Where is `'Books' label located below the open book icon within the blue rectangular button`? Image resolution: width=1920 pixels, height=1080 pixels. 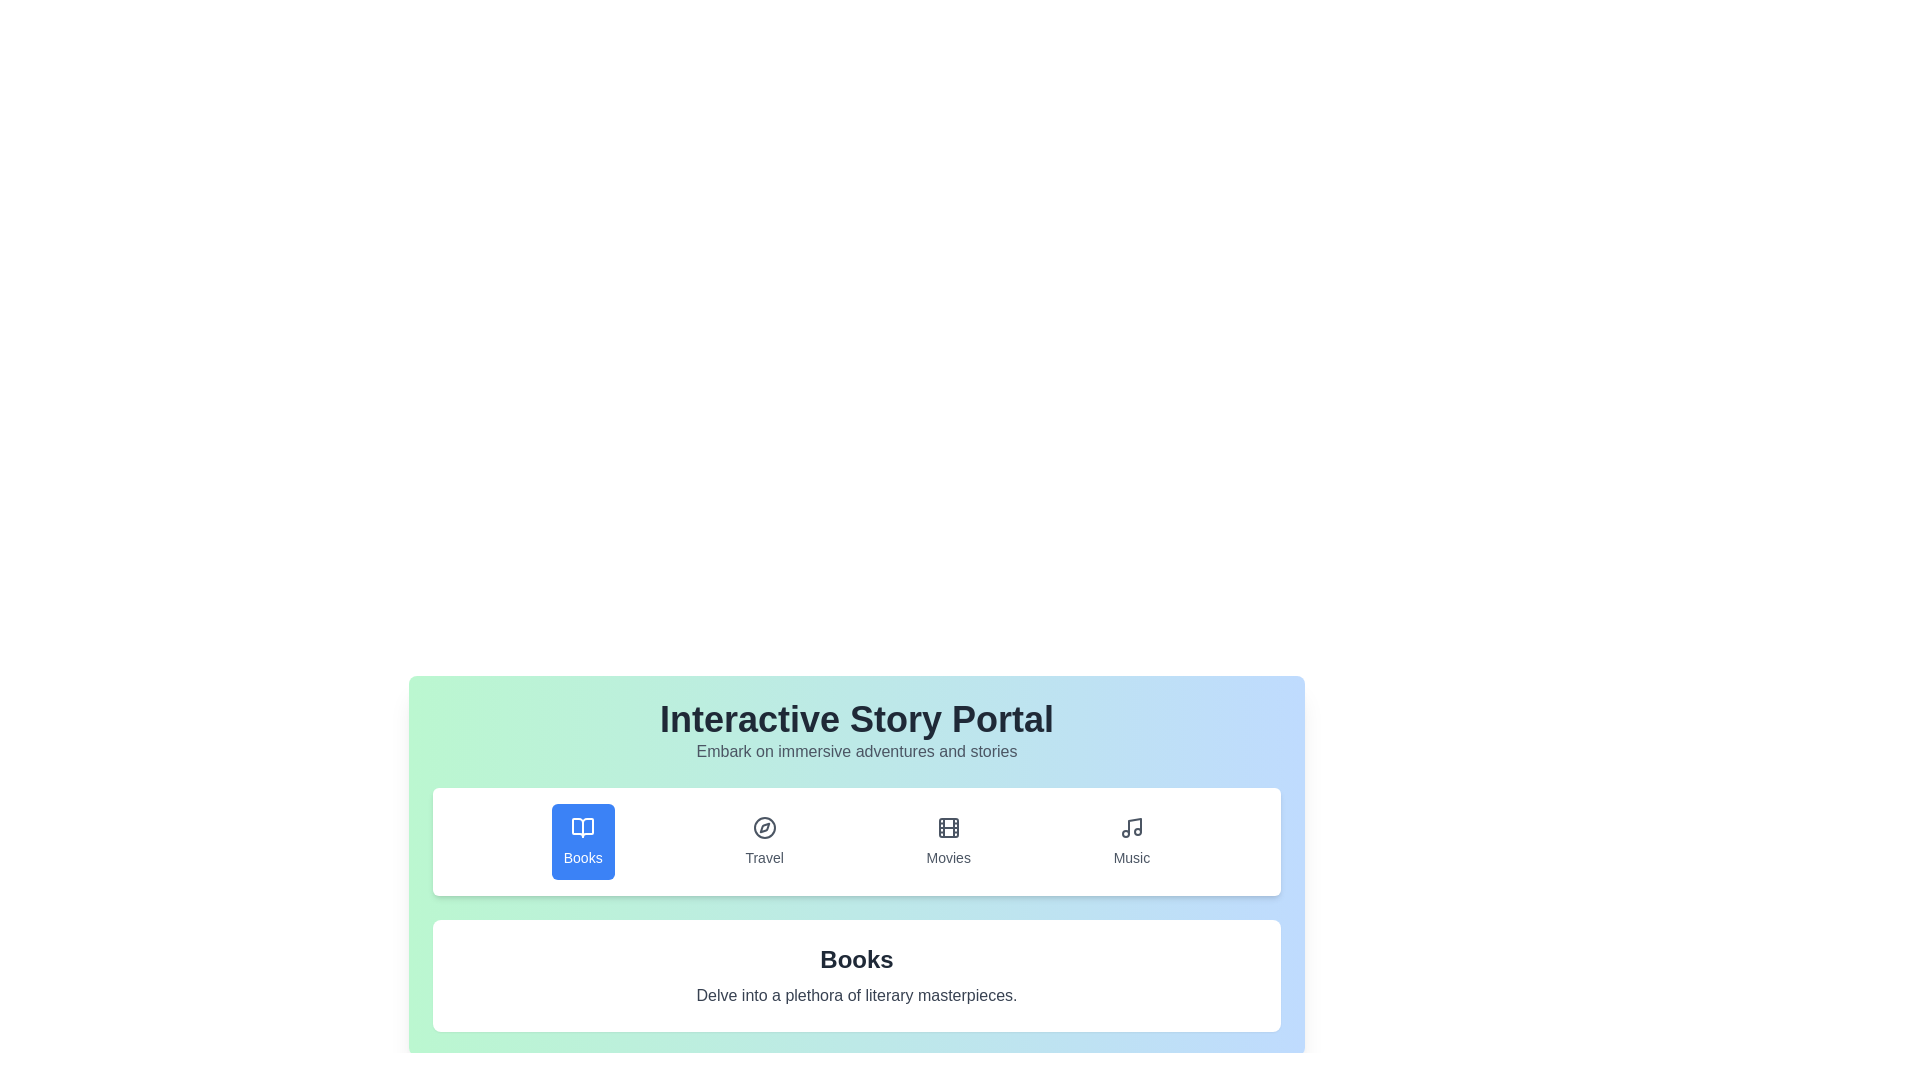
'Books' label located below the open book icon within the blue rectangular button is located at coordinates (582, 856).